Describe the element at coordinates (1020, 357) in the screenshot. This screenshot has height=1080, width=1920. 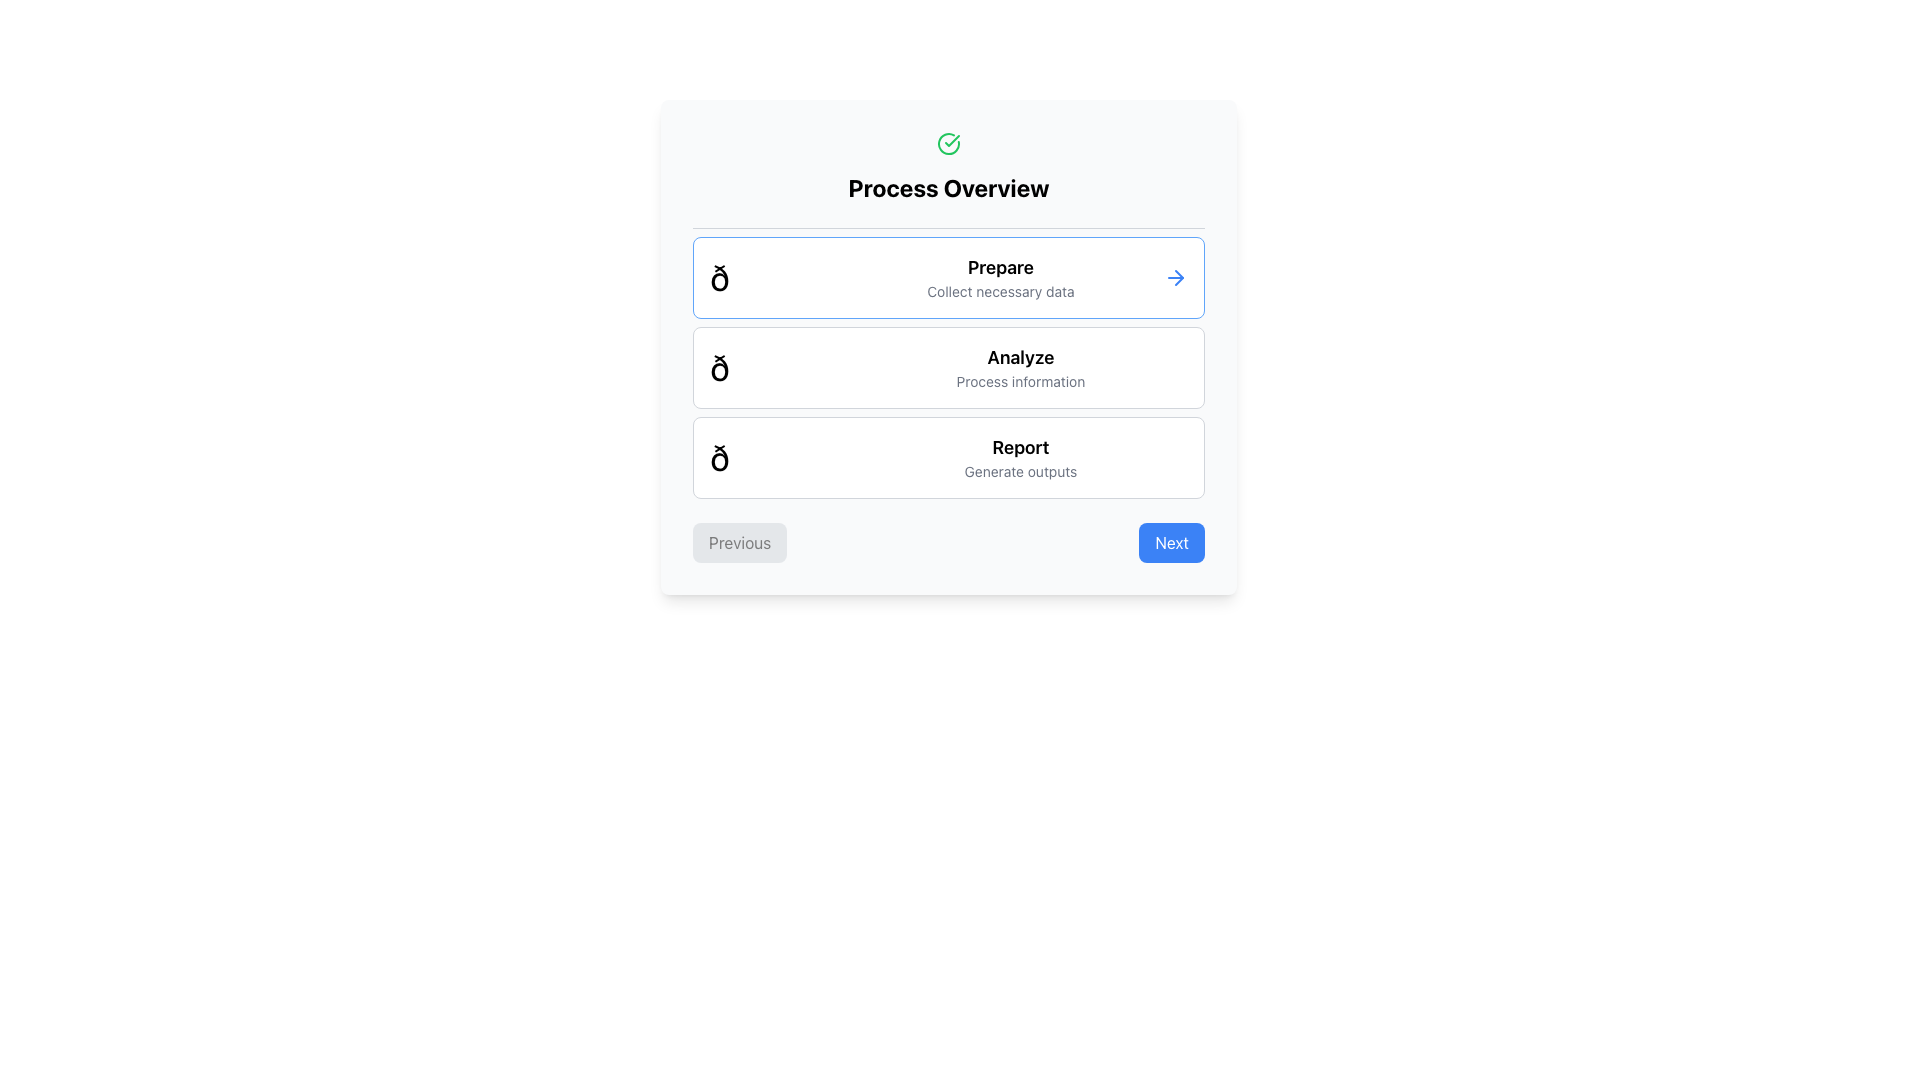
I see `the static text label indicating the Analyze step` at that location.